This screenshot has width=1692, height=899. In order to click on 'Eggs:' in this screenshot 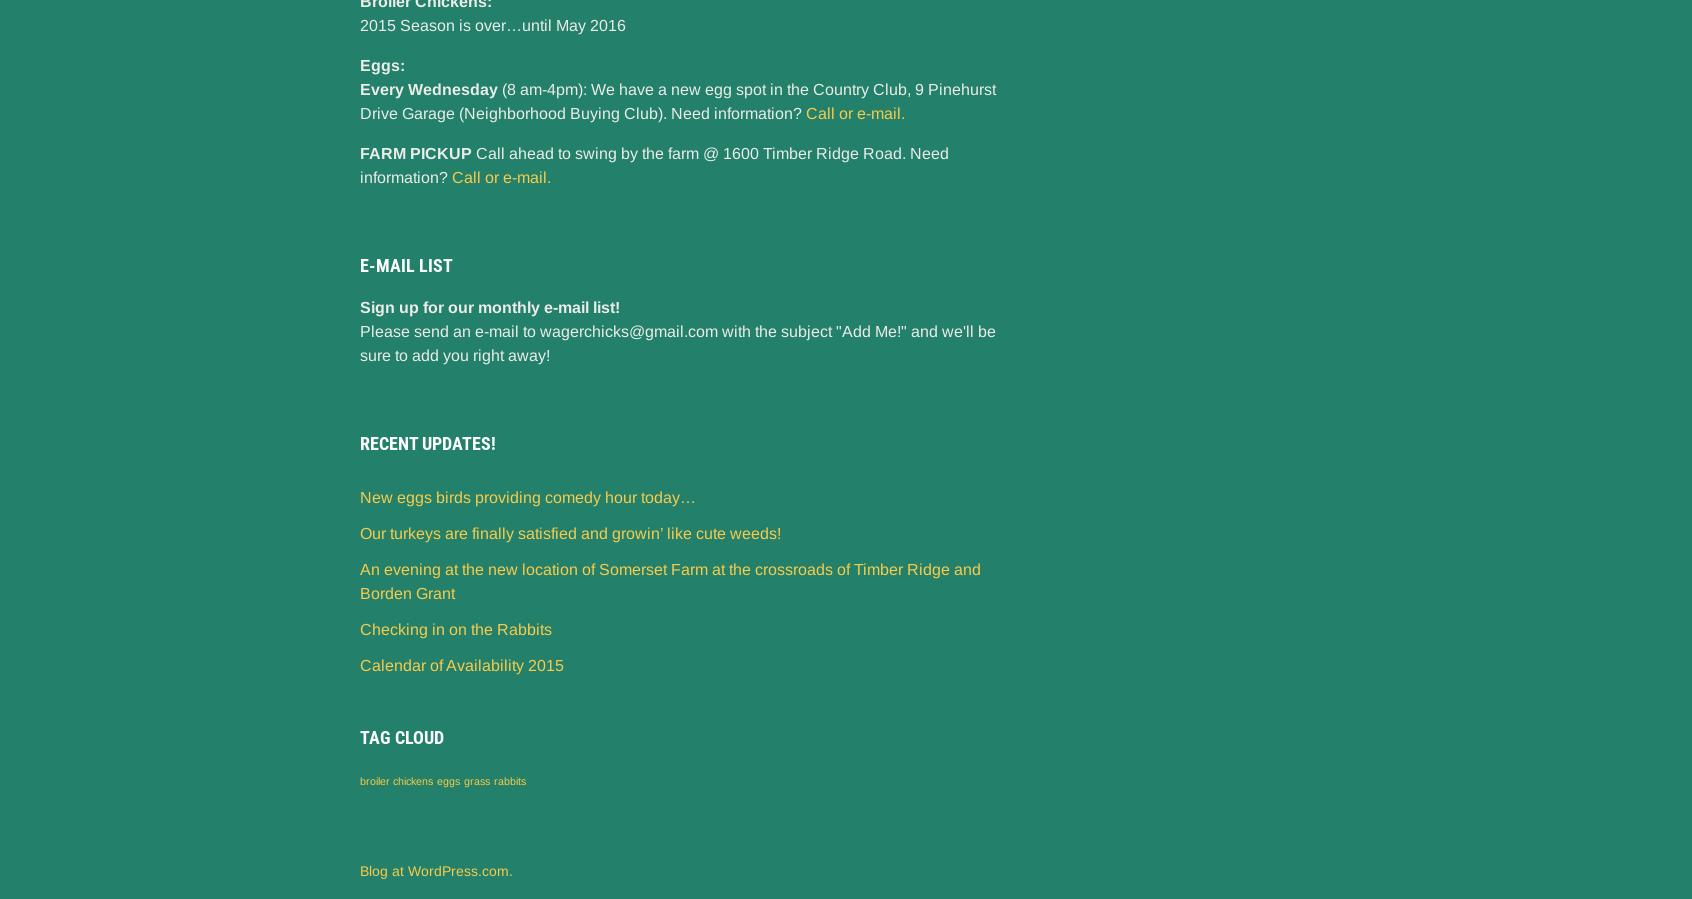, I will do `click(382, 64)`.